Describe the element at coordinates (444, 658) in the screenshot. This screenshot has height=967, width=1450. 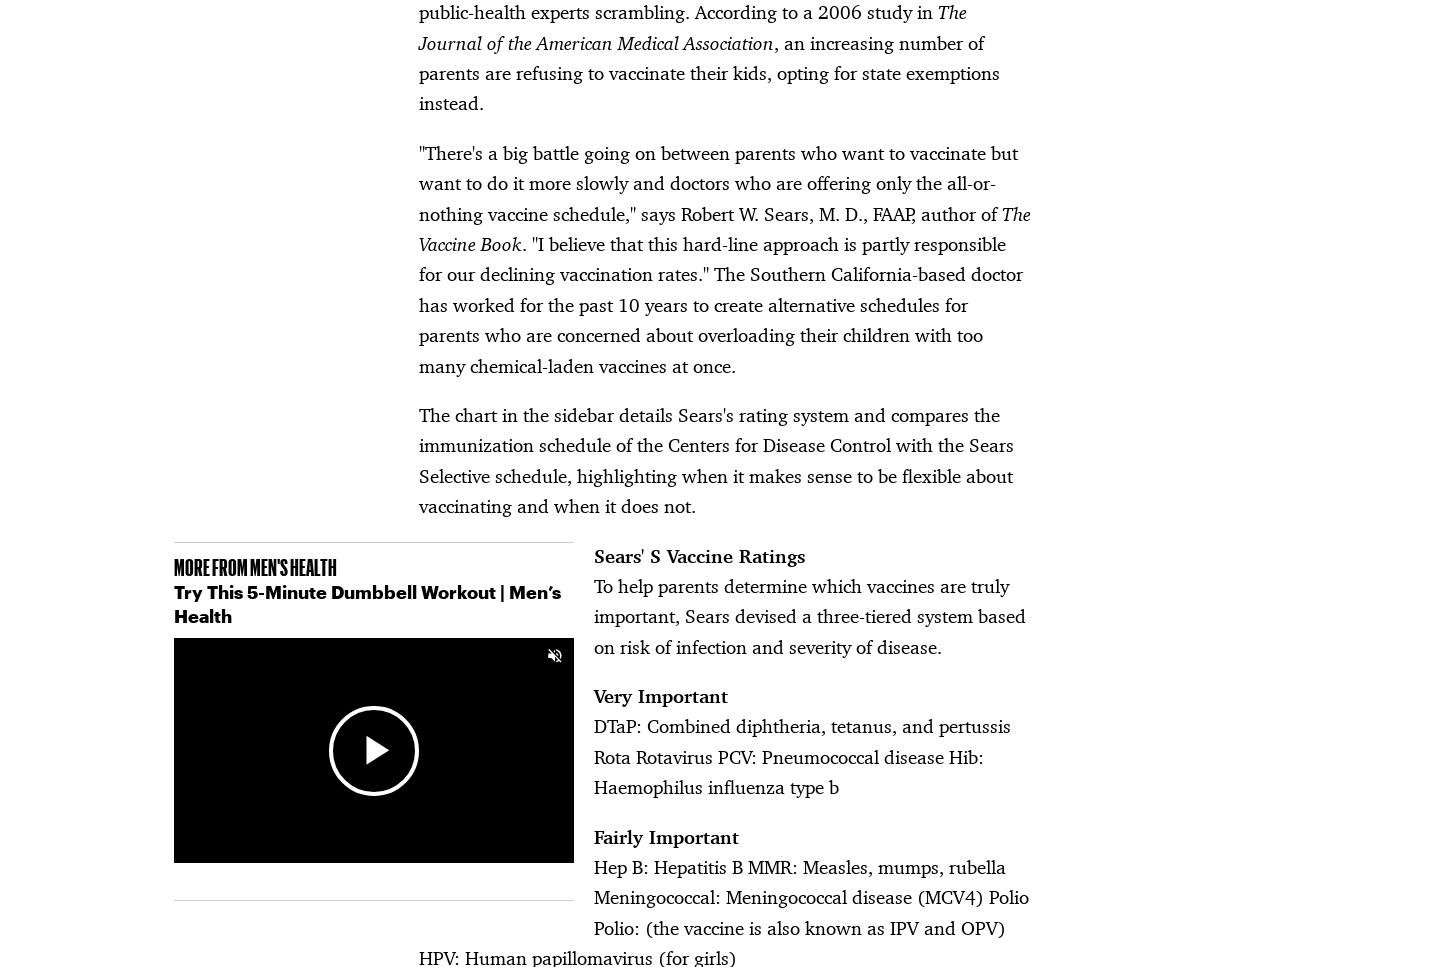
I see `'Newsletter'` at that location.